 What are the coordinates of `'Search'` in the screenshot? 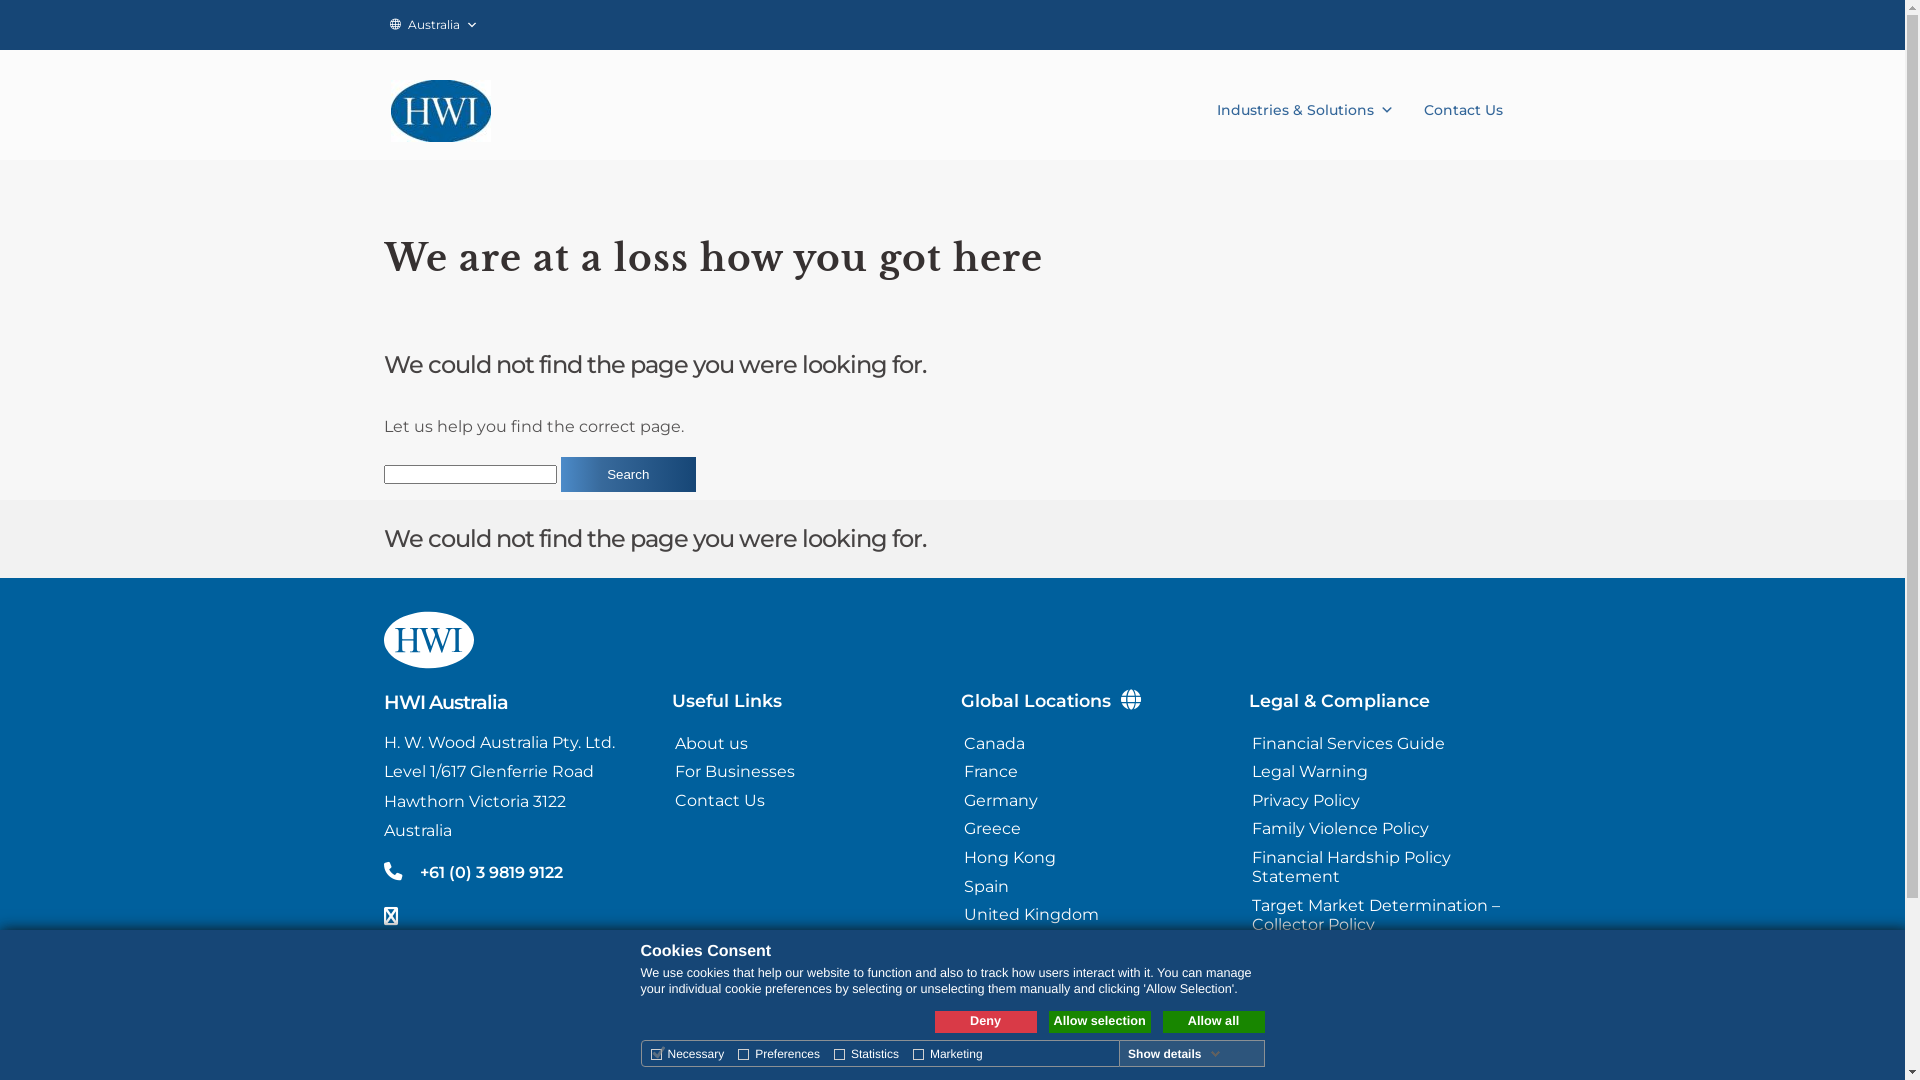 It's located at (627, 474).